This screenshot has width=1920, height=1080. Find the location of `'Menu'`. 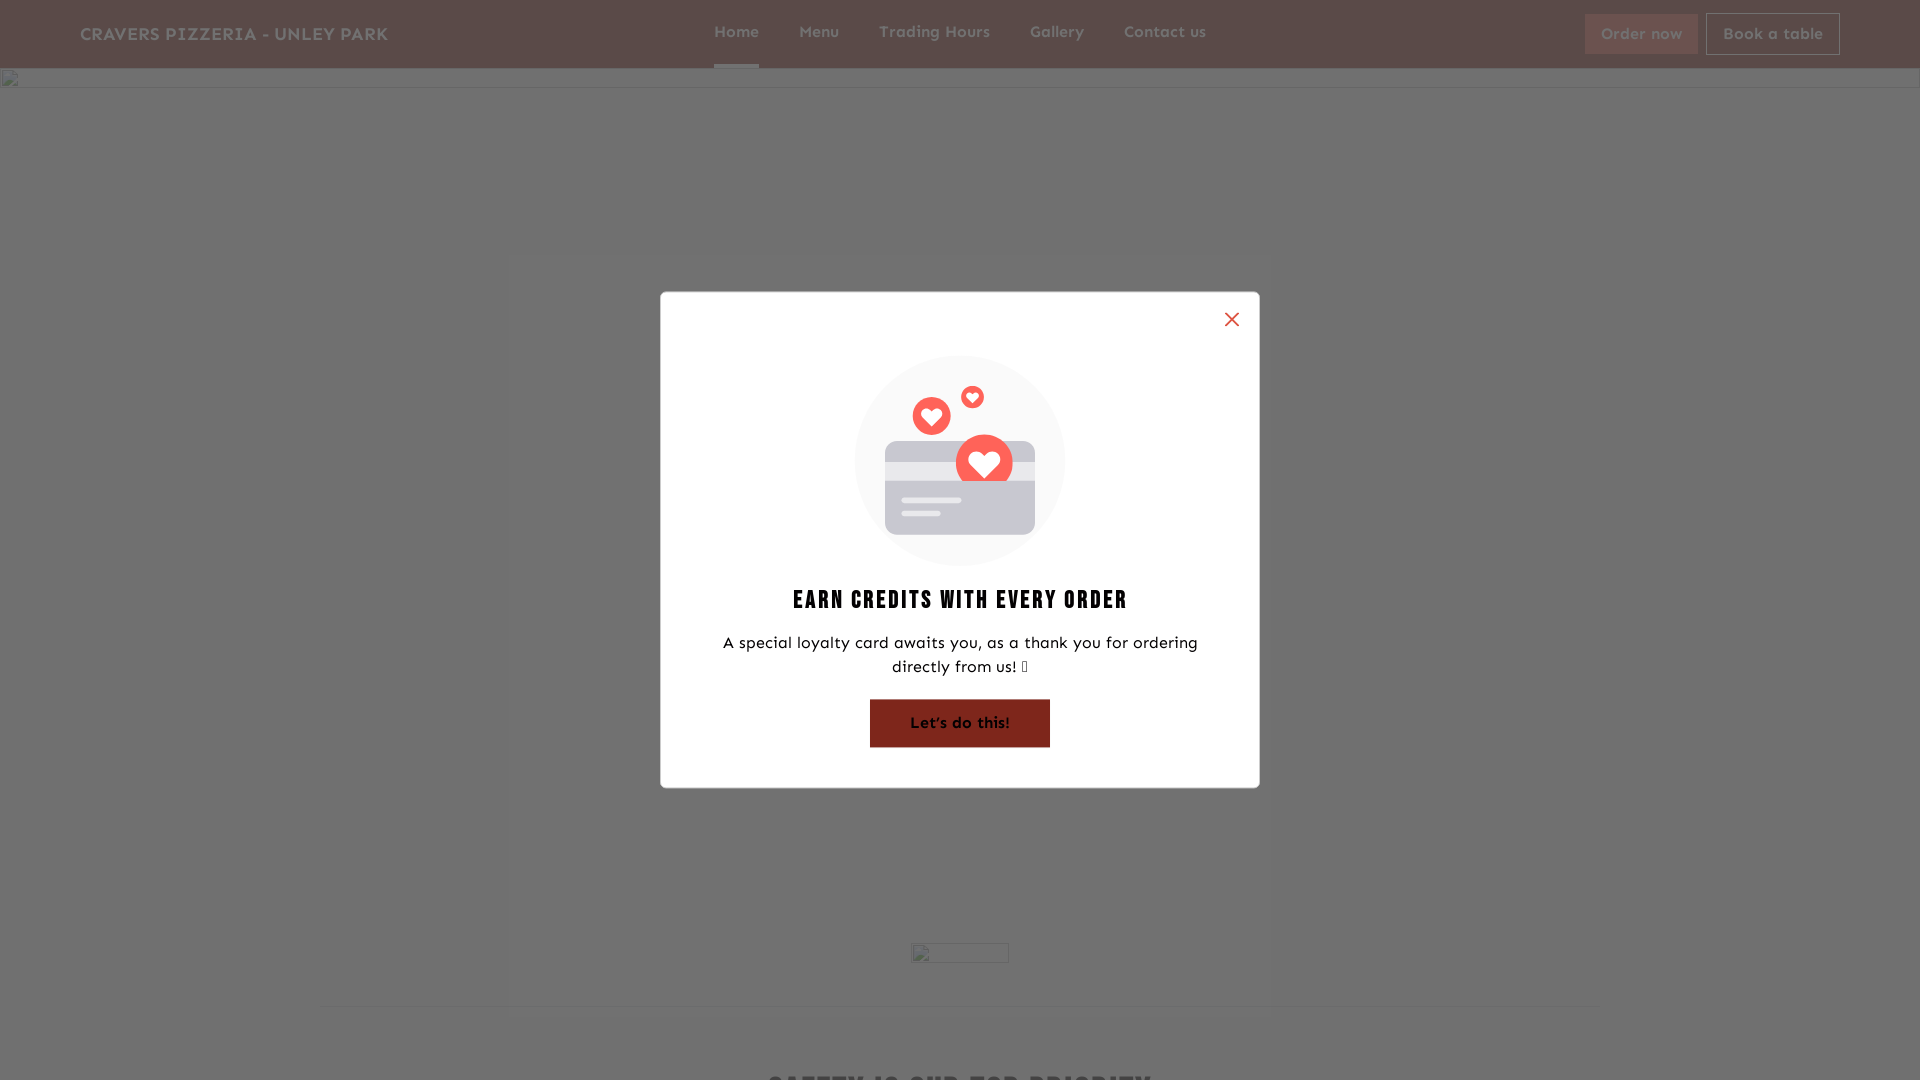

'Menu' is located at coordinates (819, 34).